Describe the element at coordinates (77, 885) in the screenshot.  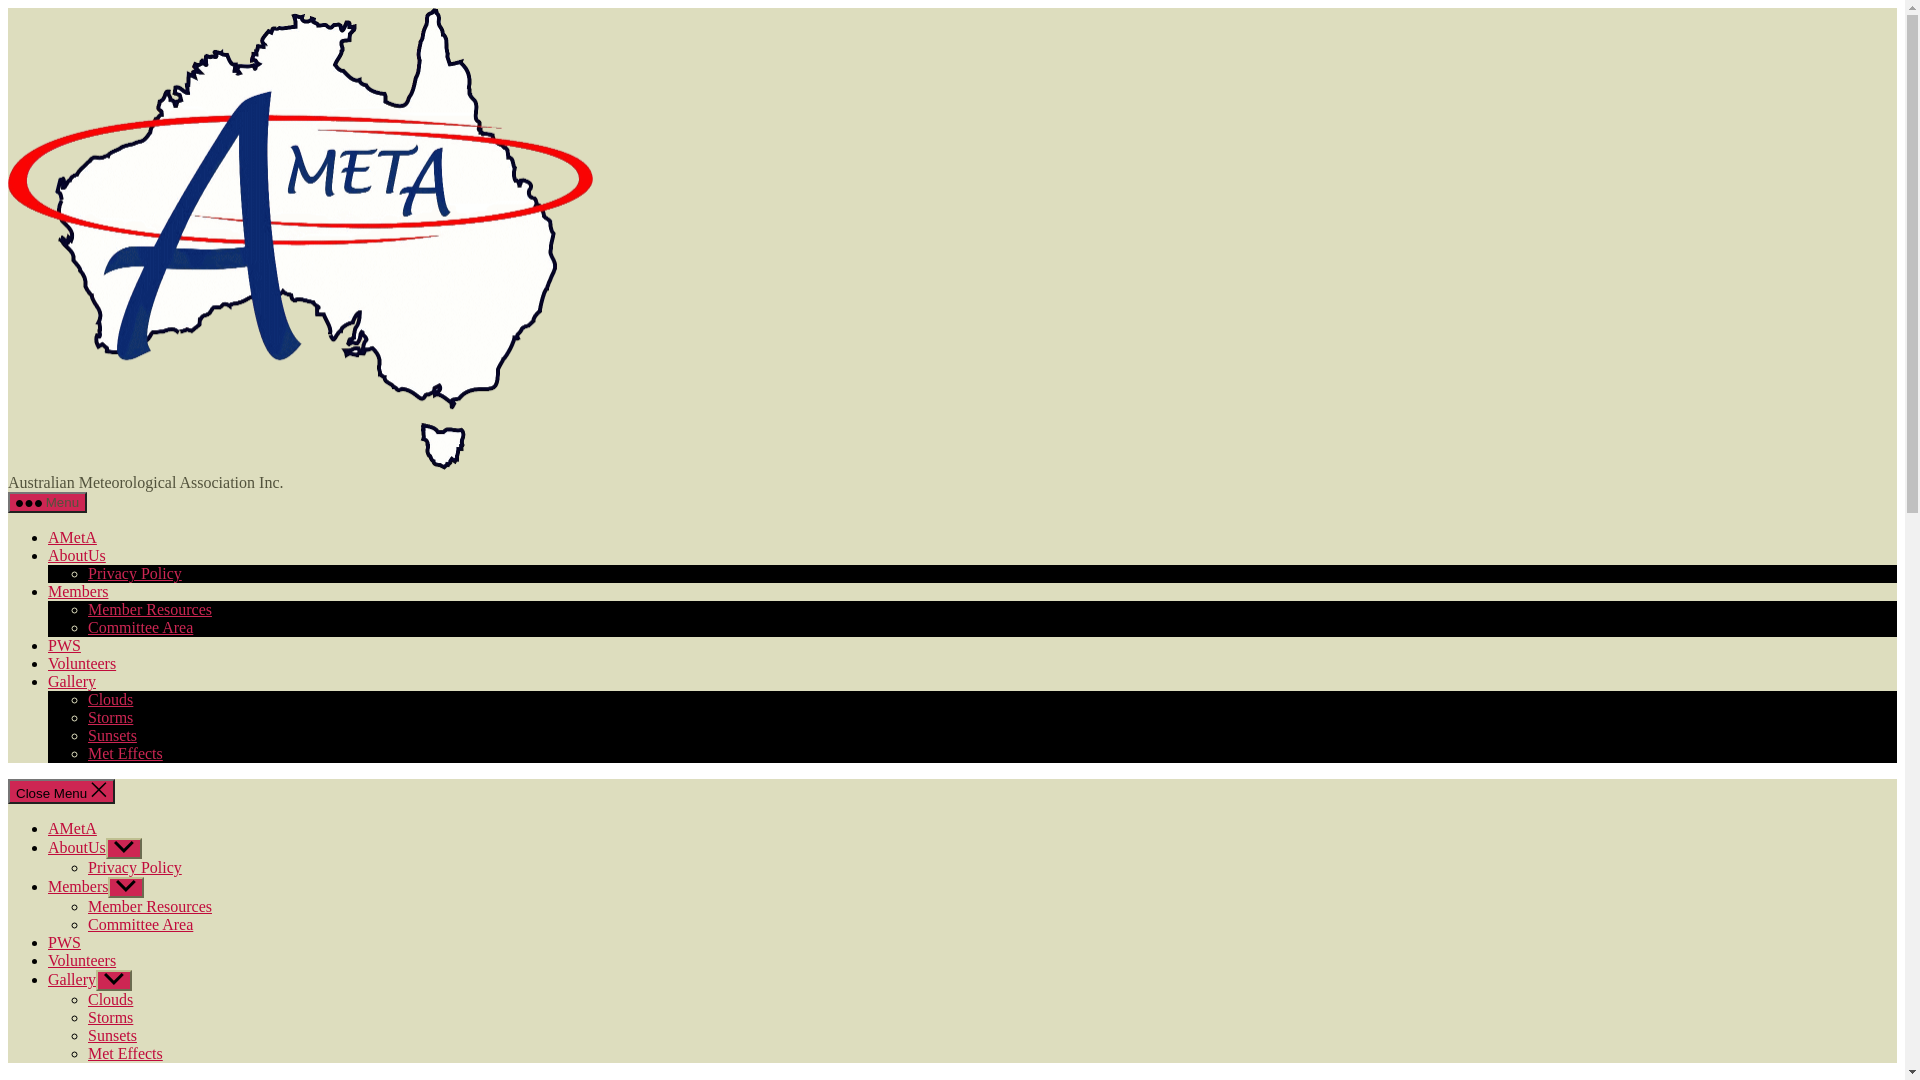
I see `'Members'` at that location.